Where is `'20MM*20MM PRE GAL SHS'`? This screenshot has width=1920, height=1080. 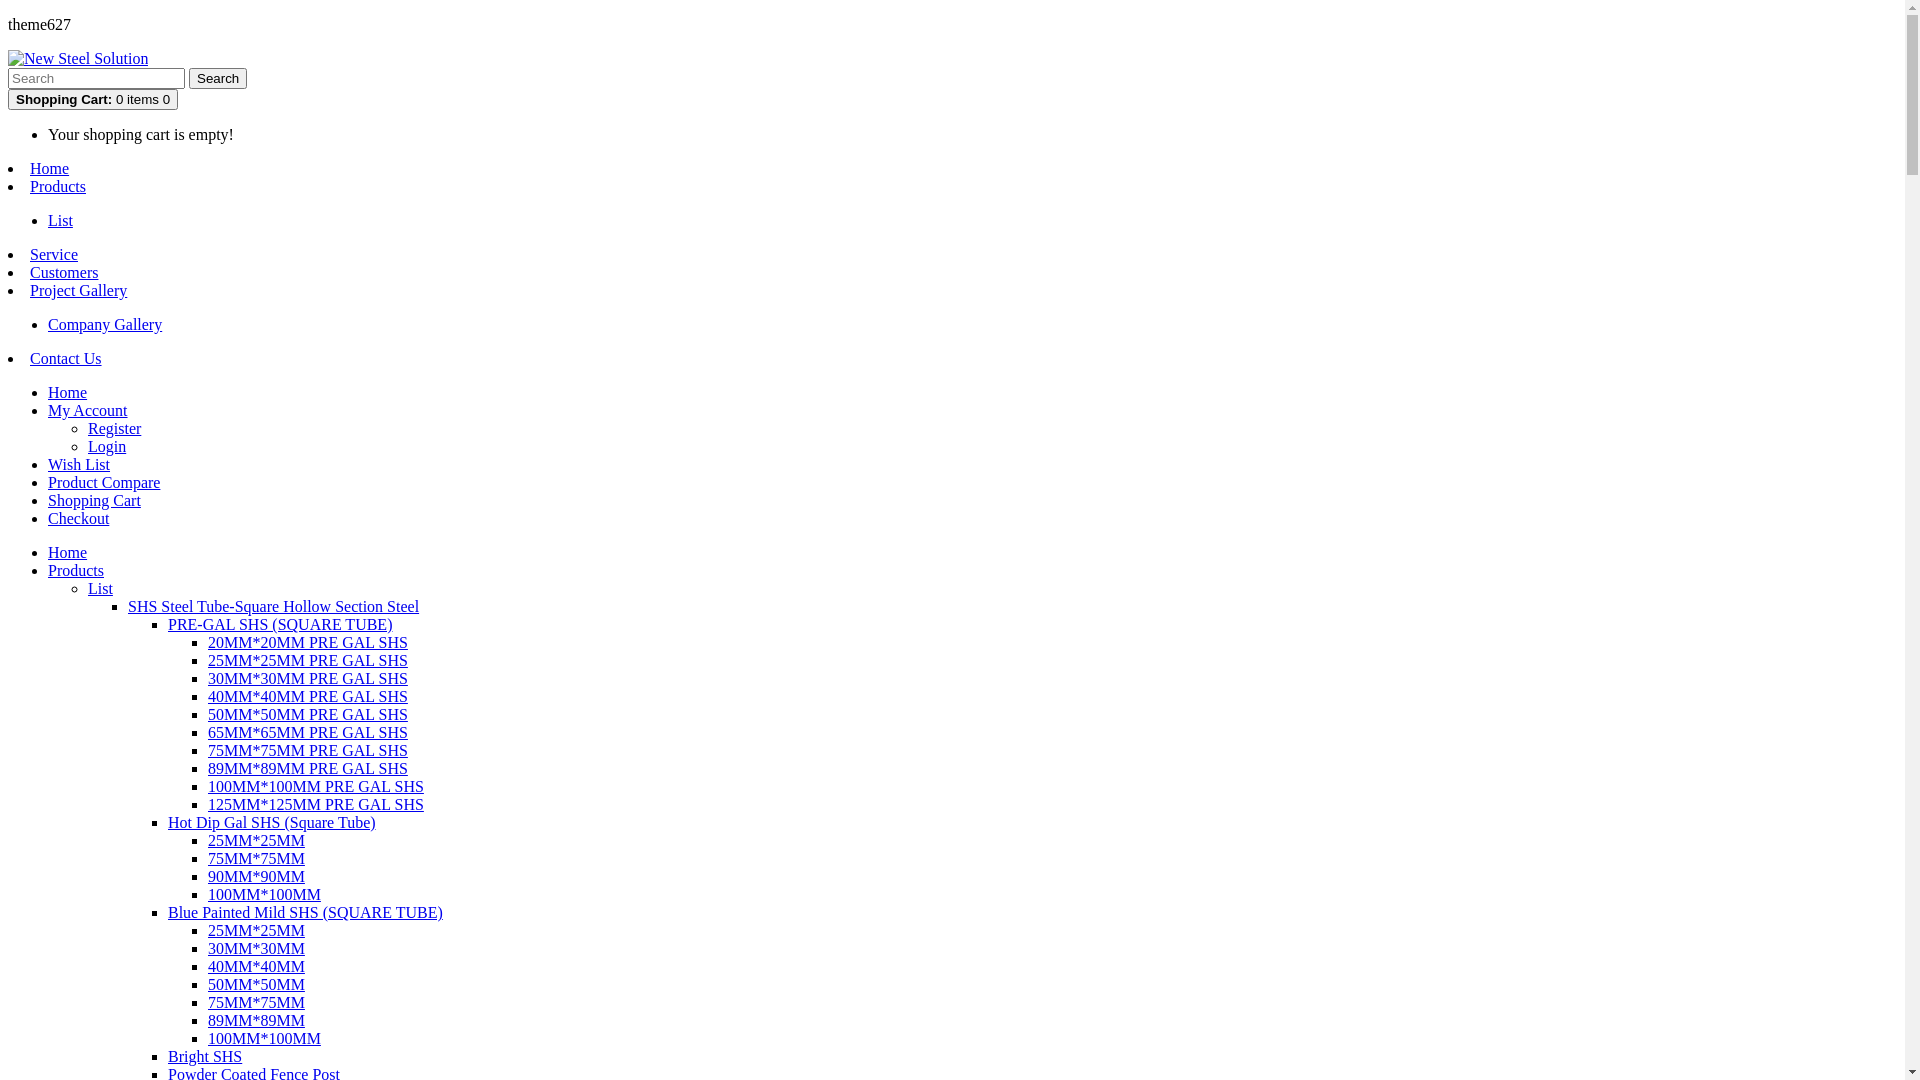
'20MM*20MM PRE GAL SHS' is located at coordinates (207, 642).